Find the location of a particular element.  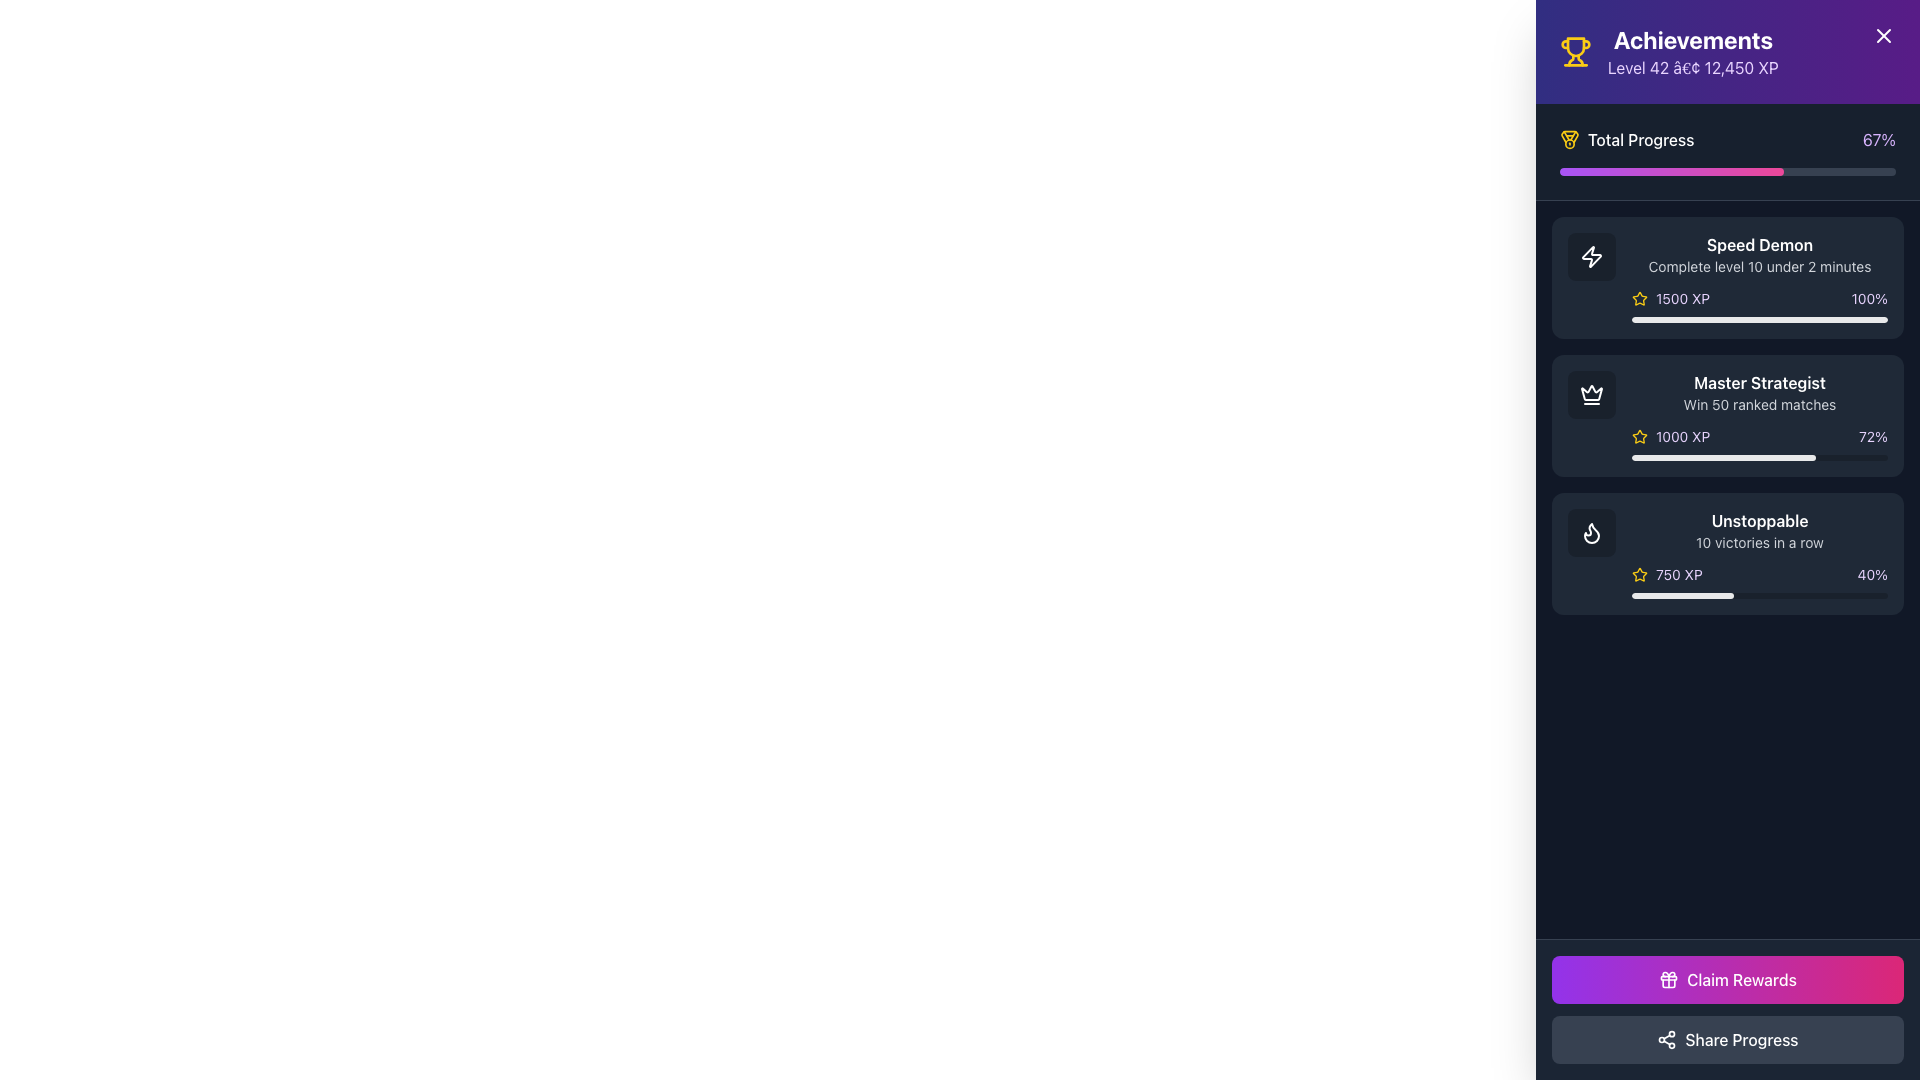

the 'Master Strategist' achievement icon located in the upper-left corner of its card is located at coordinates (1591, 394).